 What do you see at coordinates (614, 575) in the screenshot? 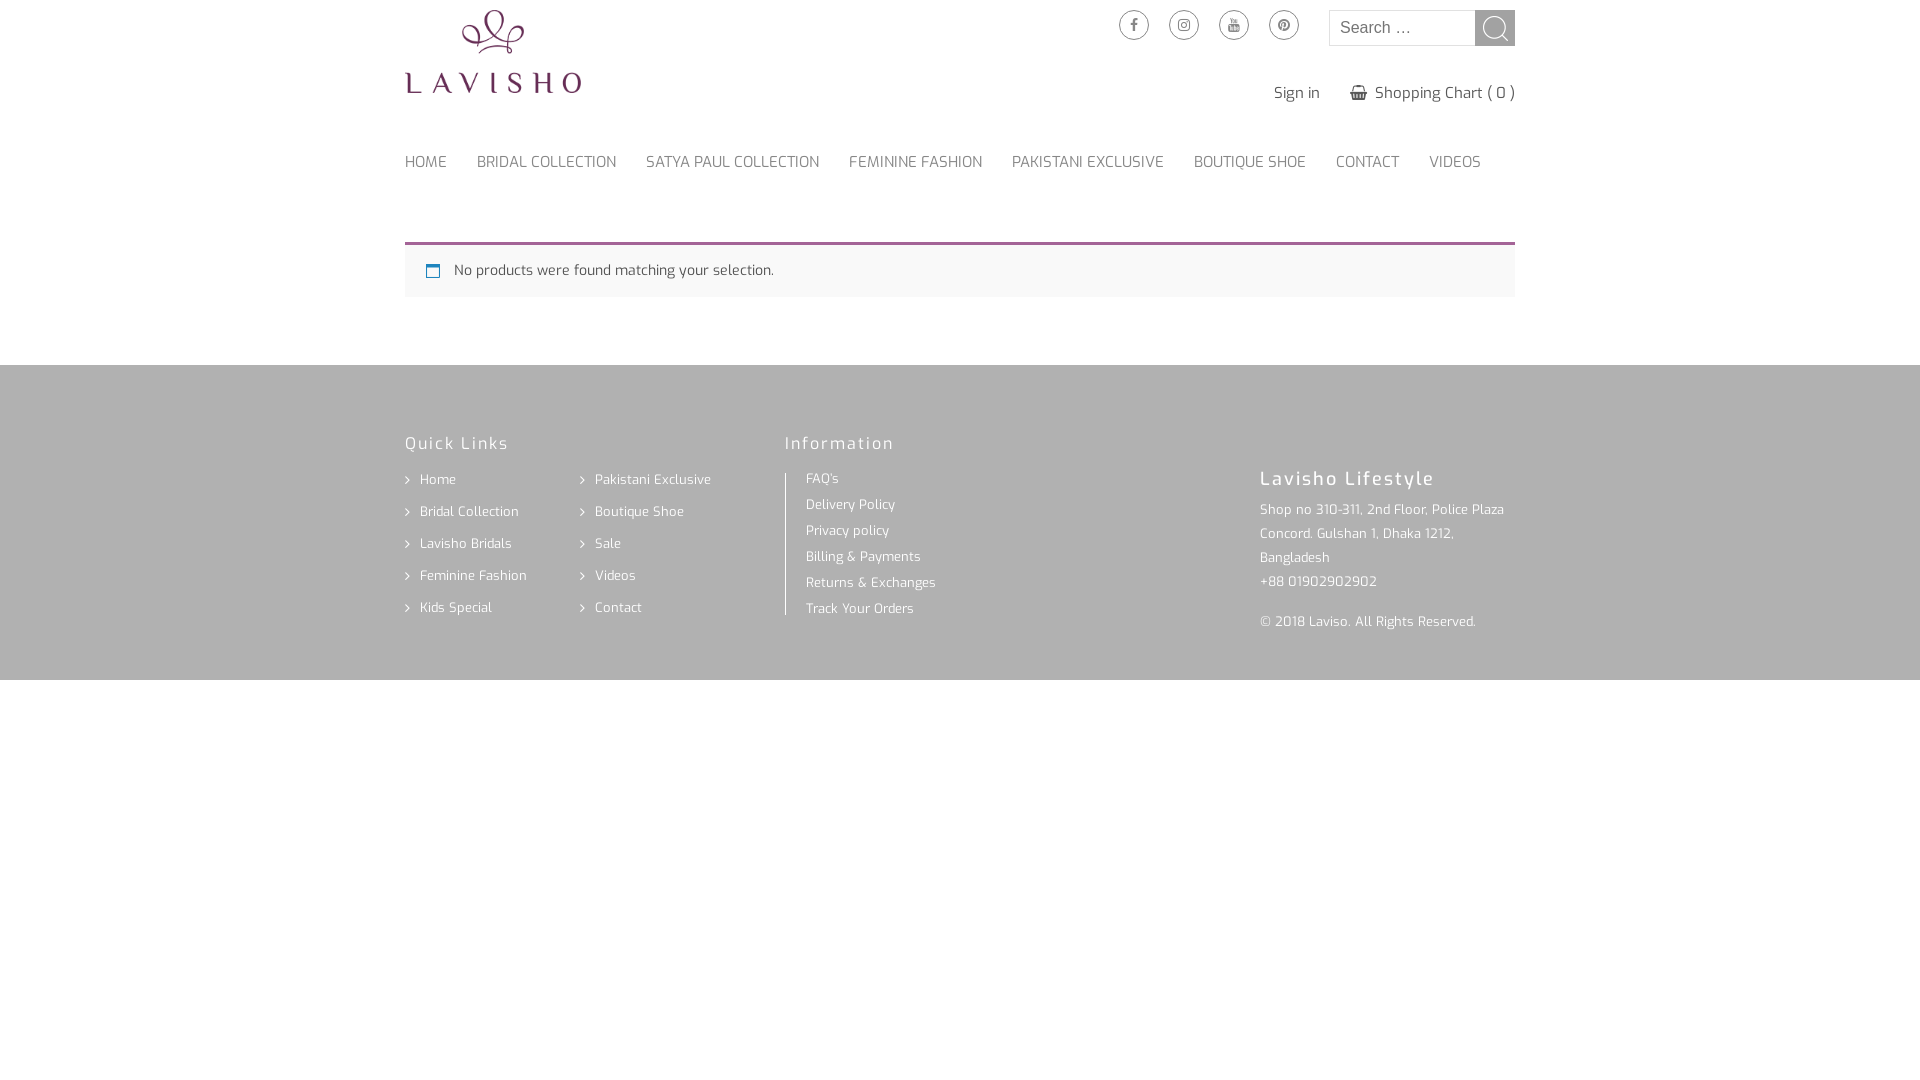
I see `'Videos'` at bounding box center [614, 575].